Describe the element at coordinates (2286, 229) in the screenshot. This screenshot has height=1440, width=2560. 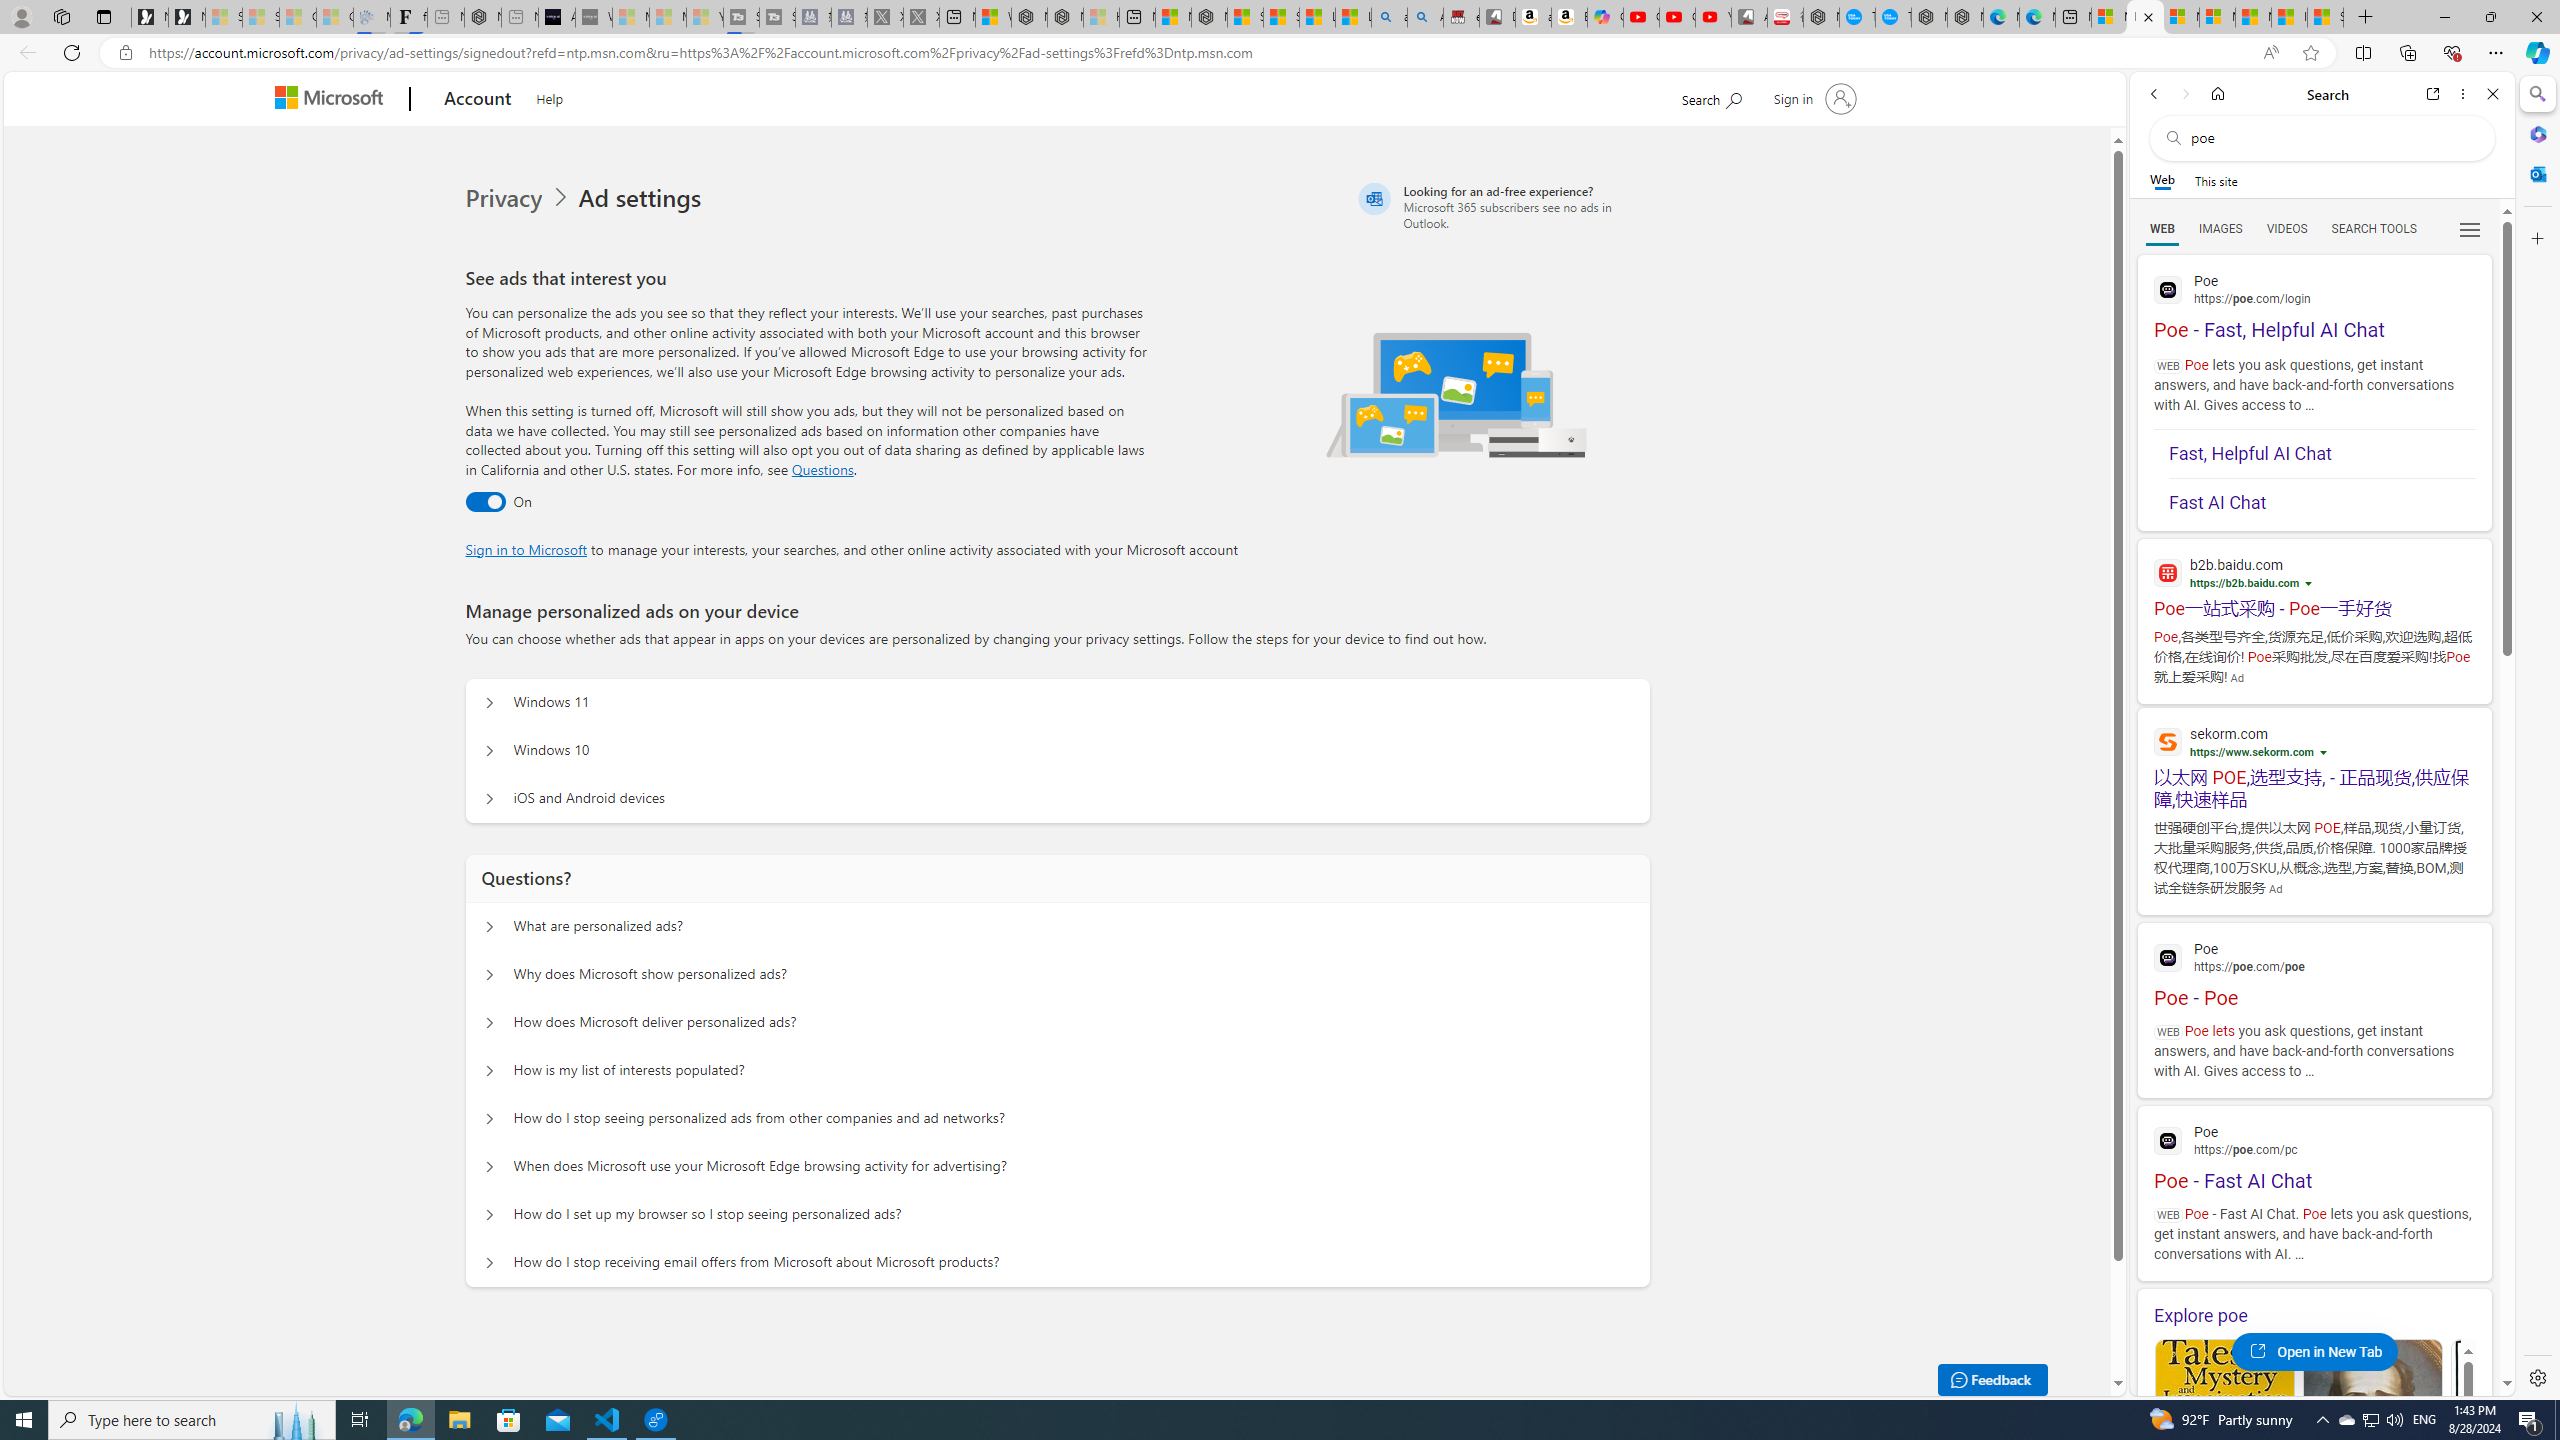
I see `'VIDEOS'` at that location.